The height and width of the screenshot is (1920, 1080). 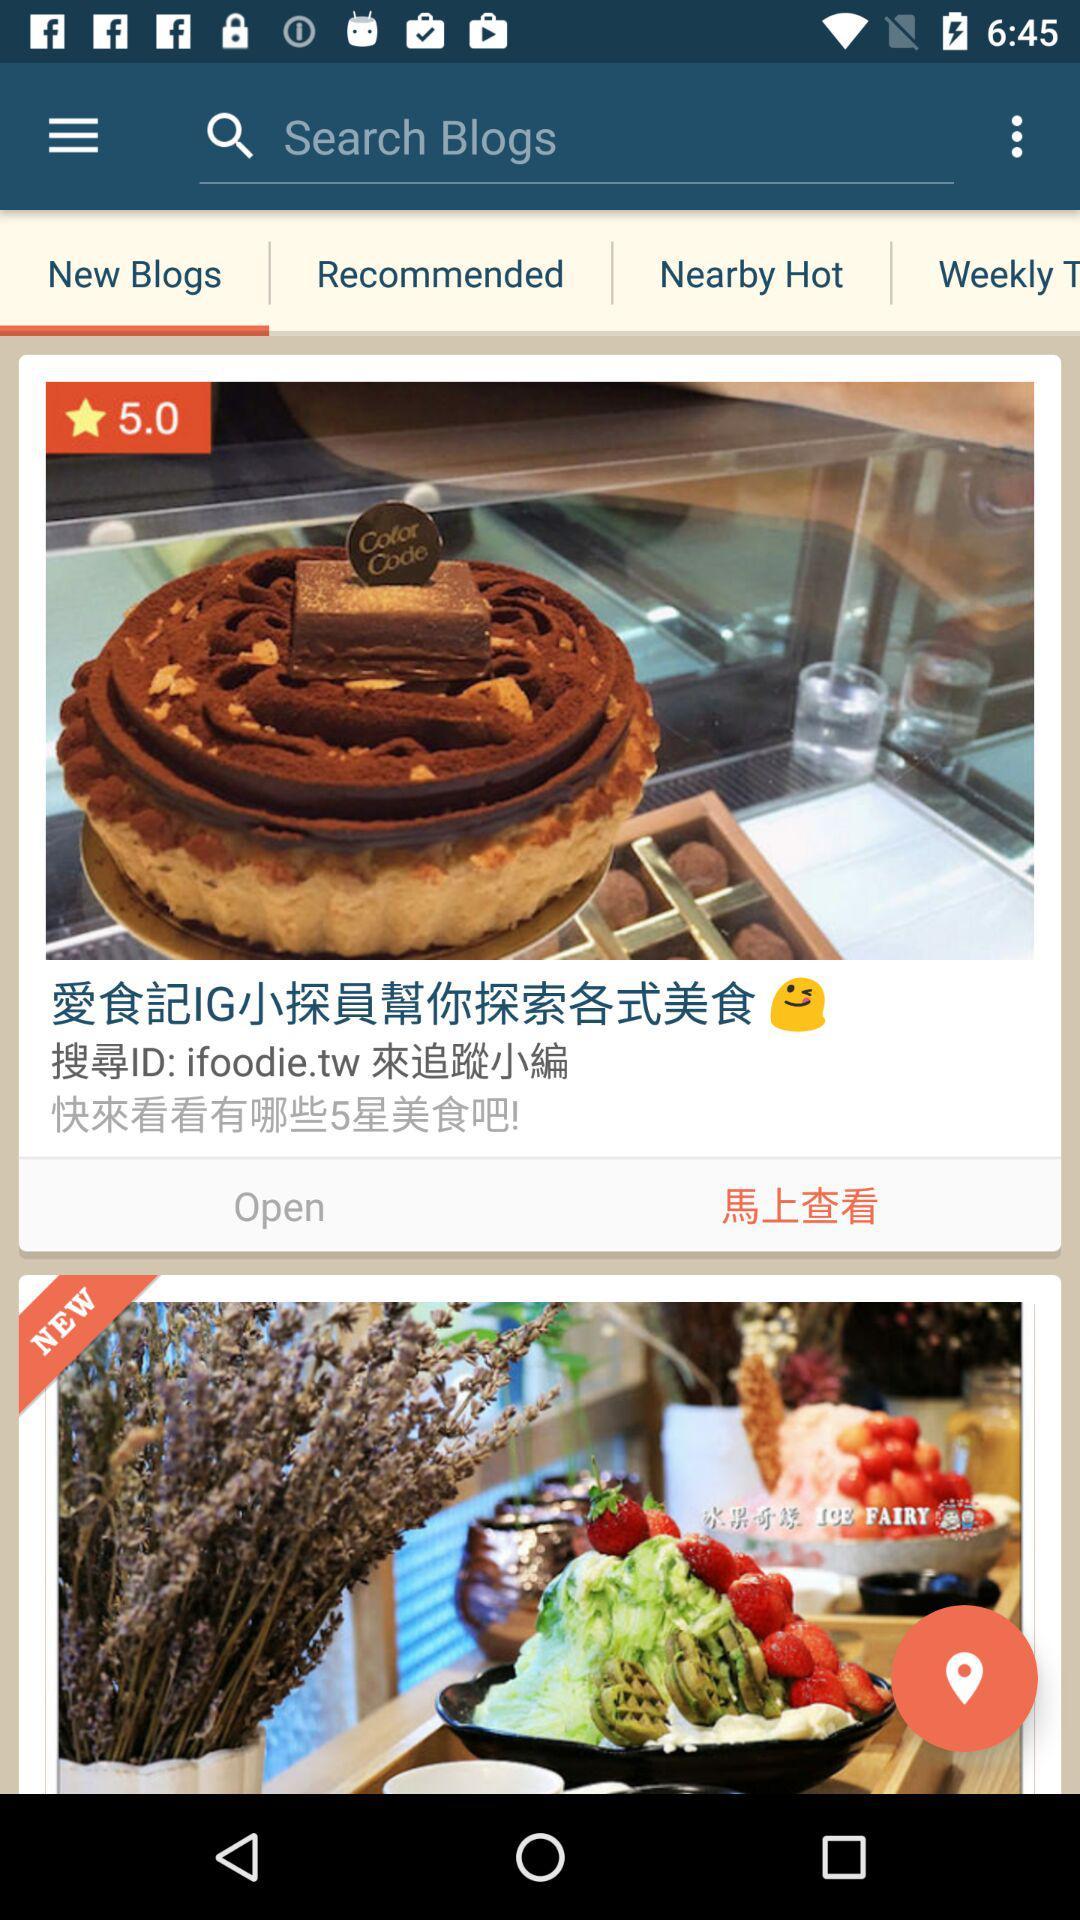 What do you see at coordinates (963, 1678) in the screenshot?
I see `the location icon` at bounding box center [963, 1678].